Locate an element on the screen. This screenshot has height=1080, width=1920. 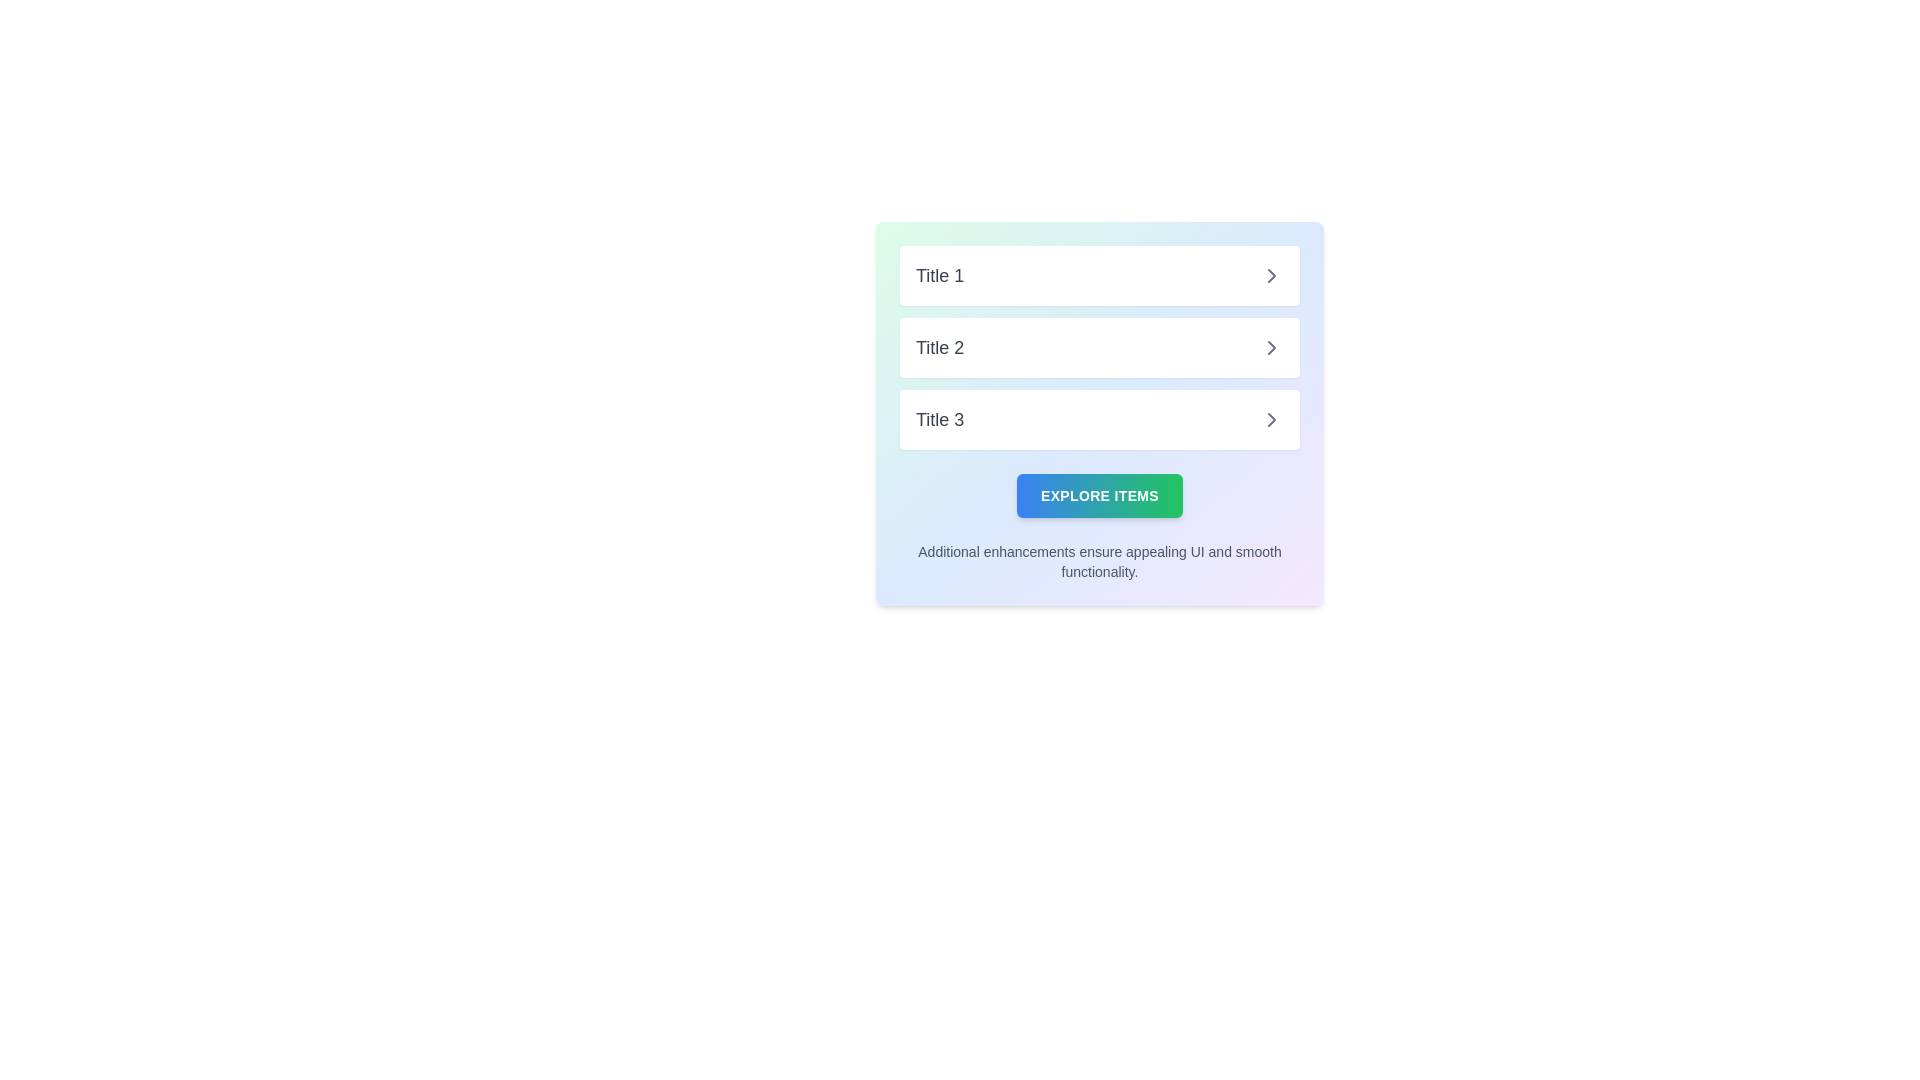
the Chevron Icon located on the right-hand side of the 'Title 3' section is located at coordinates (1271, 419).